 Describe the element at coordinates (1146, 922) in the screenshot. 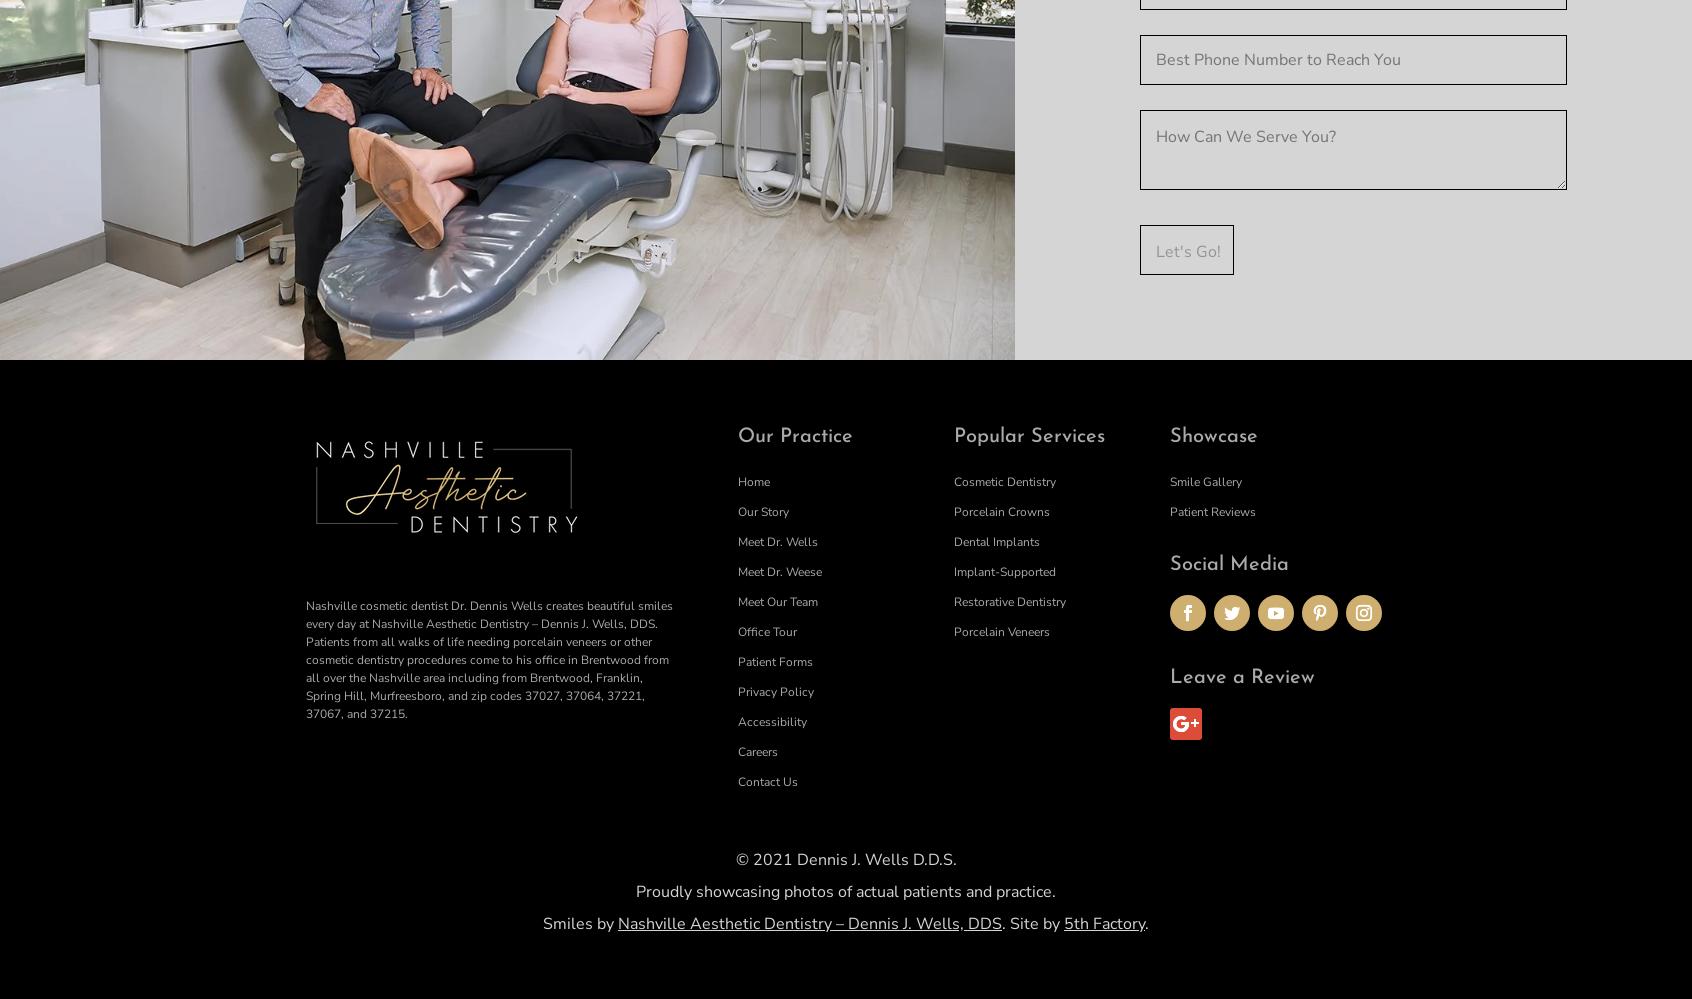

I see `'.'` at that location.